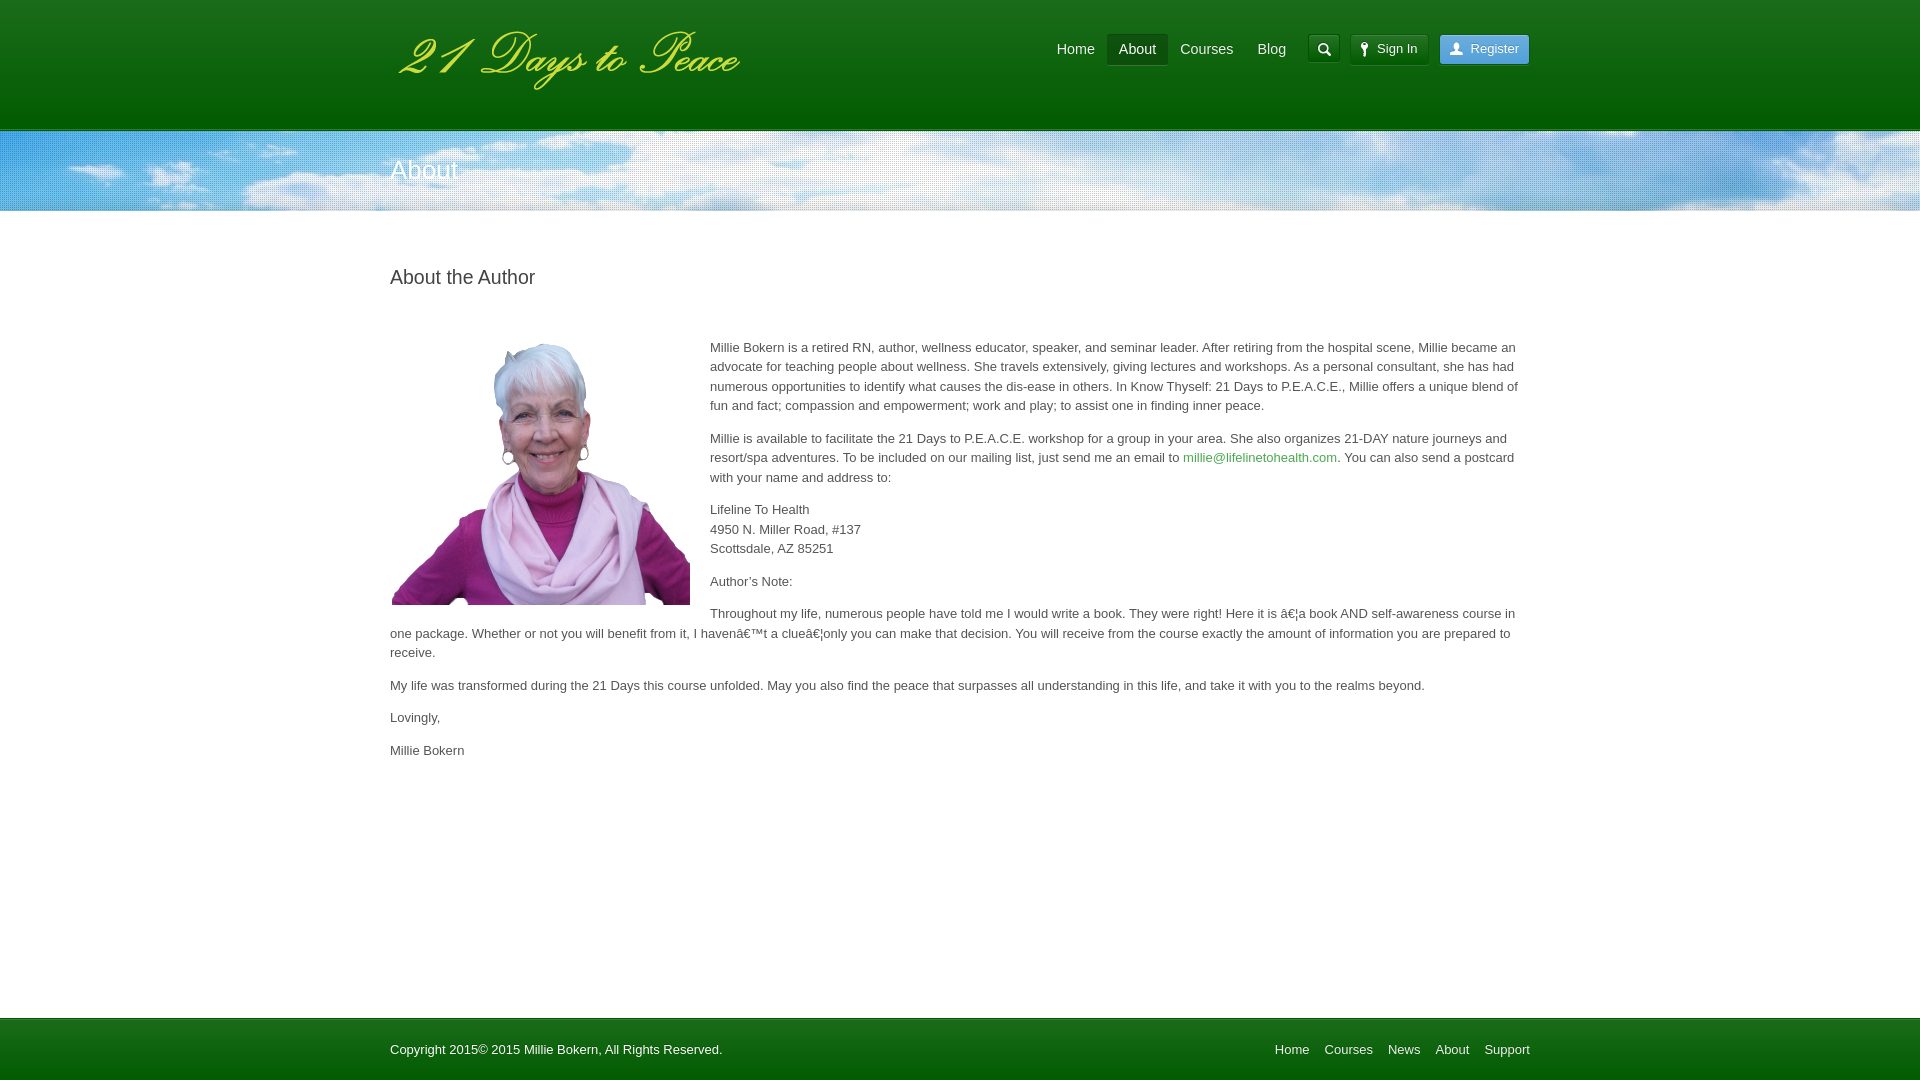 The width and height of the screenshot is (1920, 1080). Describe the element at coordinates (1452, 1048) in the screenshot. I see `'About'` at that location.